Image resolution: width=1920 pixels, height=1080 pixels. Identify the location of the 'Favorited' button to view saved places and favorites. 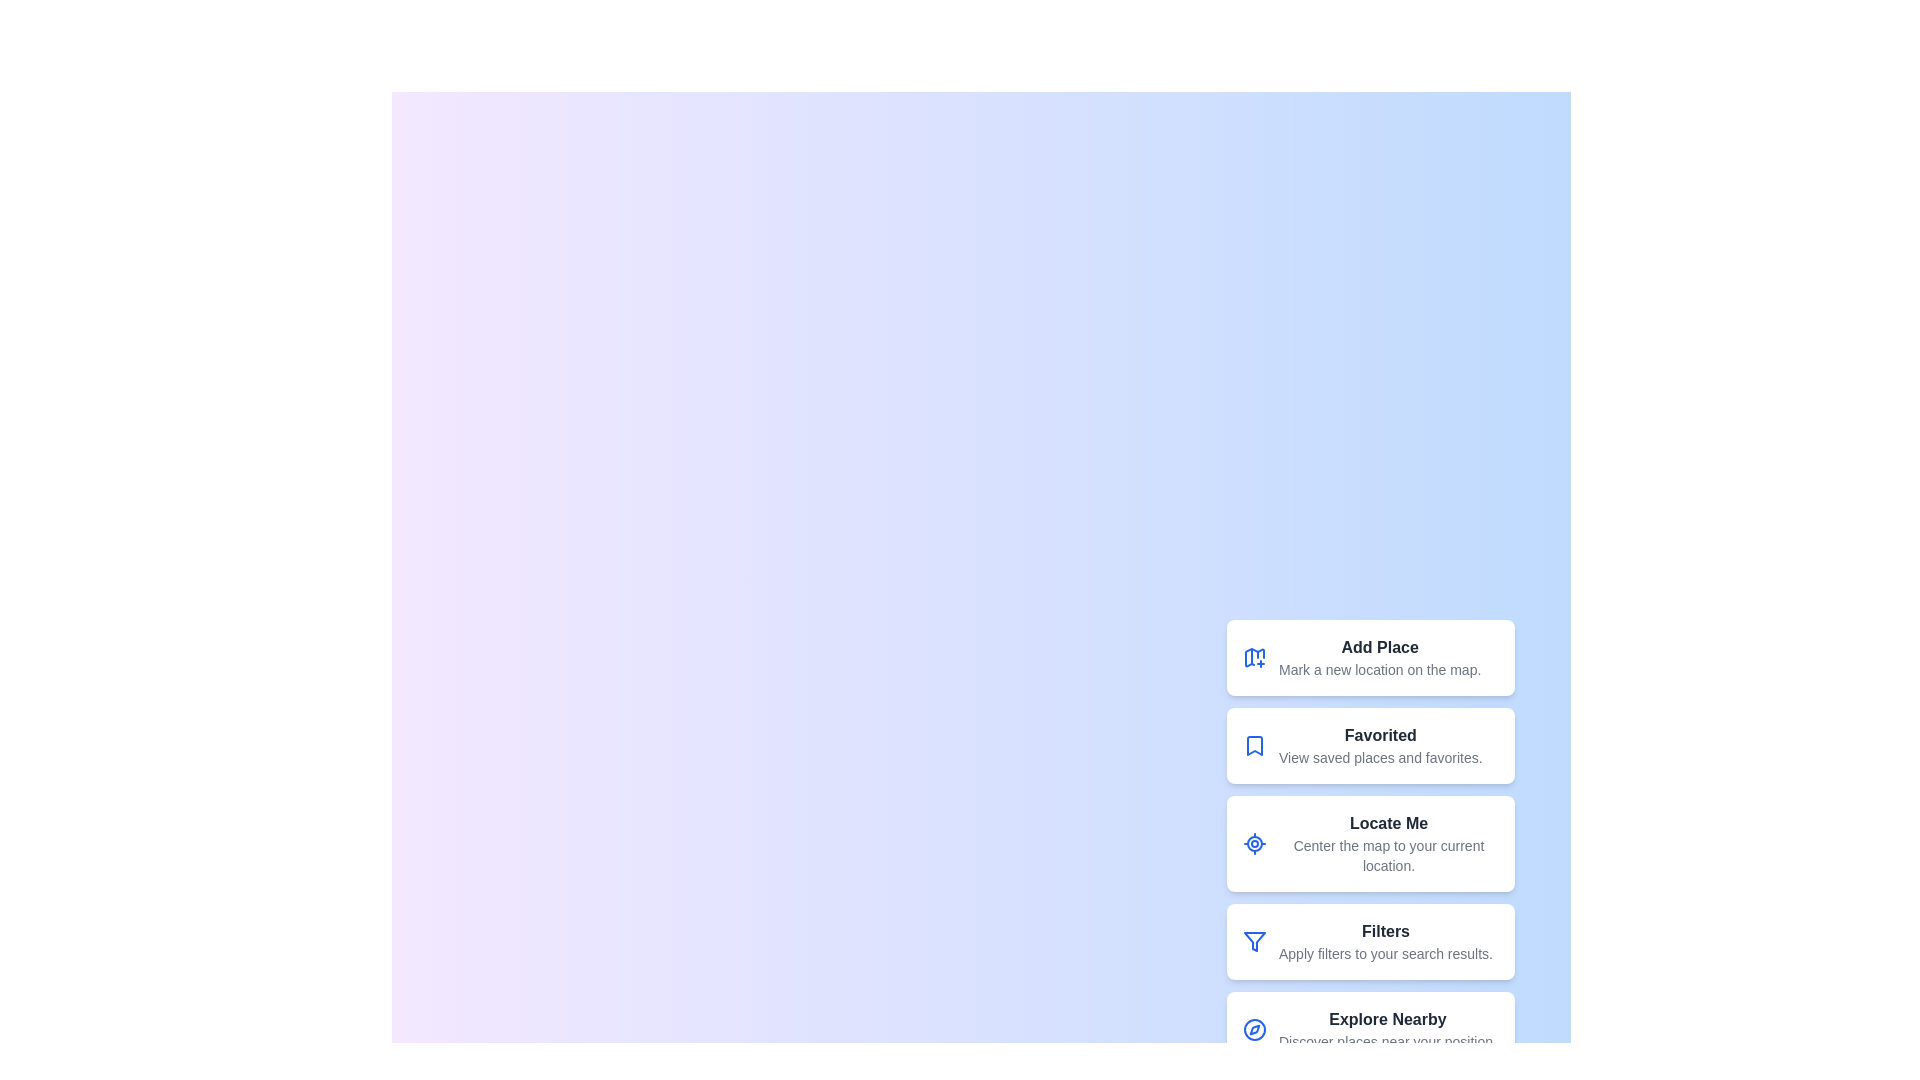
(1379, 745).